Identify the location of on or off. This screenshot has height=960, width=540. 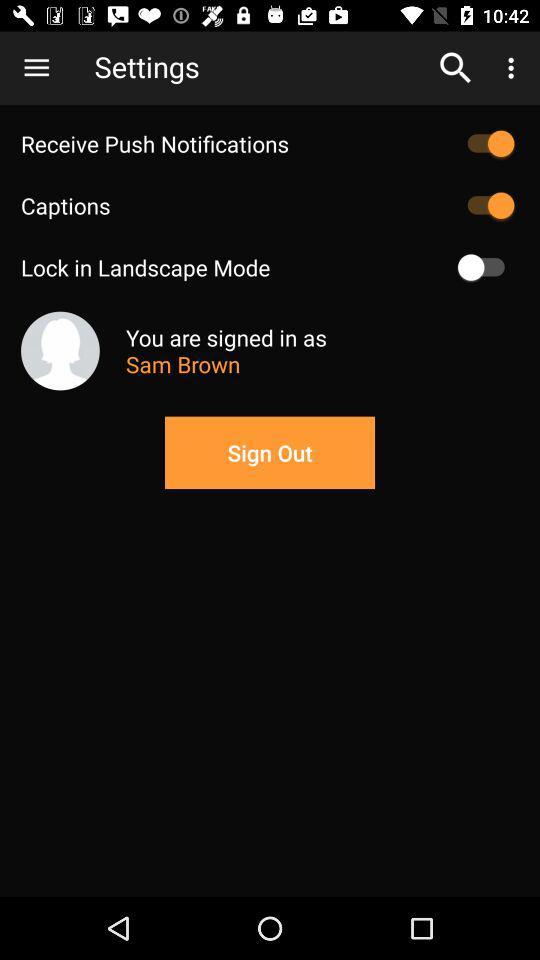
(485, 266).